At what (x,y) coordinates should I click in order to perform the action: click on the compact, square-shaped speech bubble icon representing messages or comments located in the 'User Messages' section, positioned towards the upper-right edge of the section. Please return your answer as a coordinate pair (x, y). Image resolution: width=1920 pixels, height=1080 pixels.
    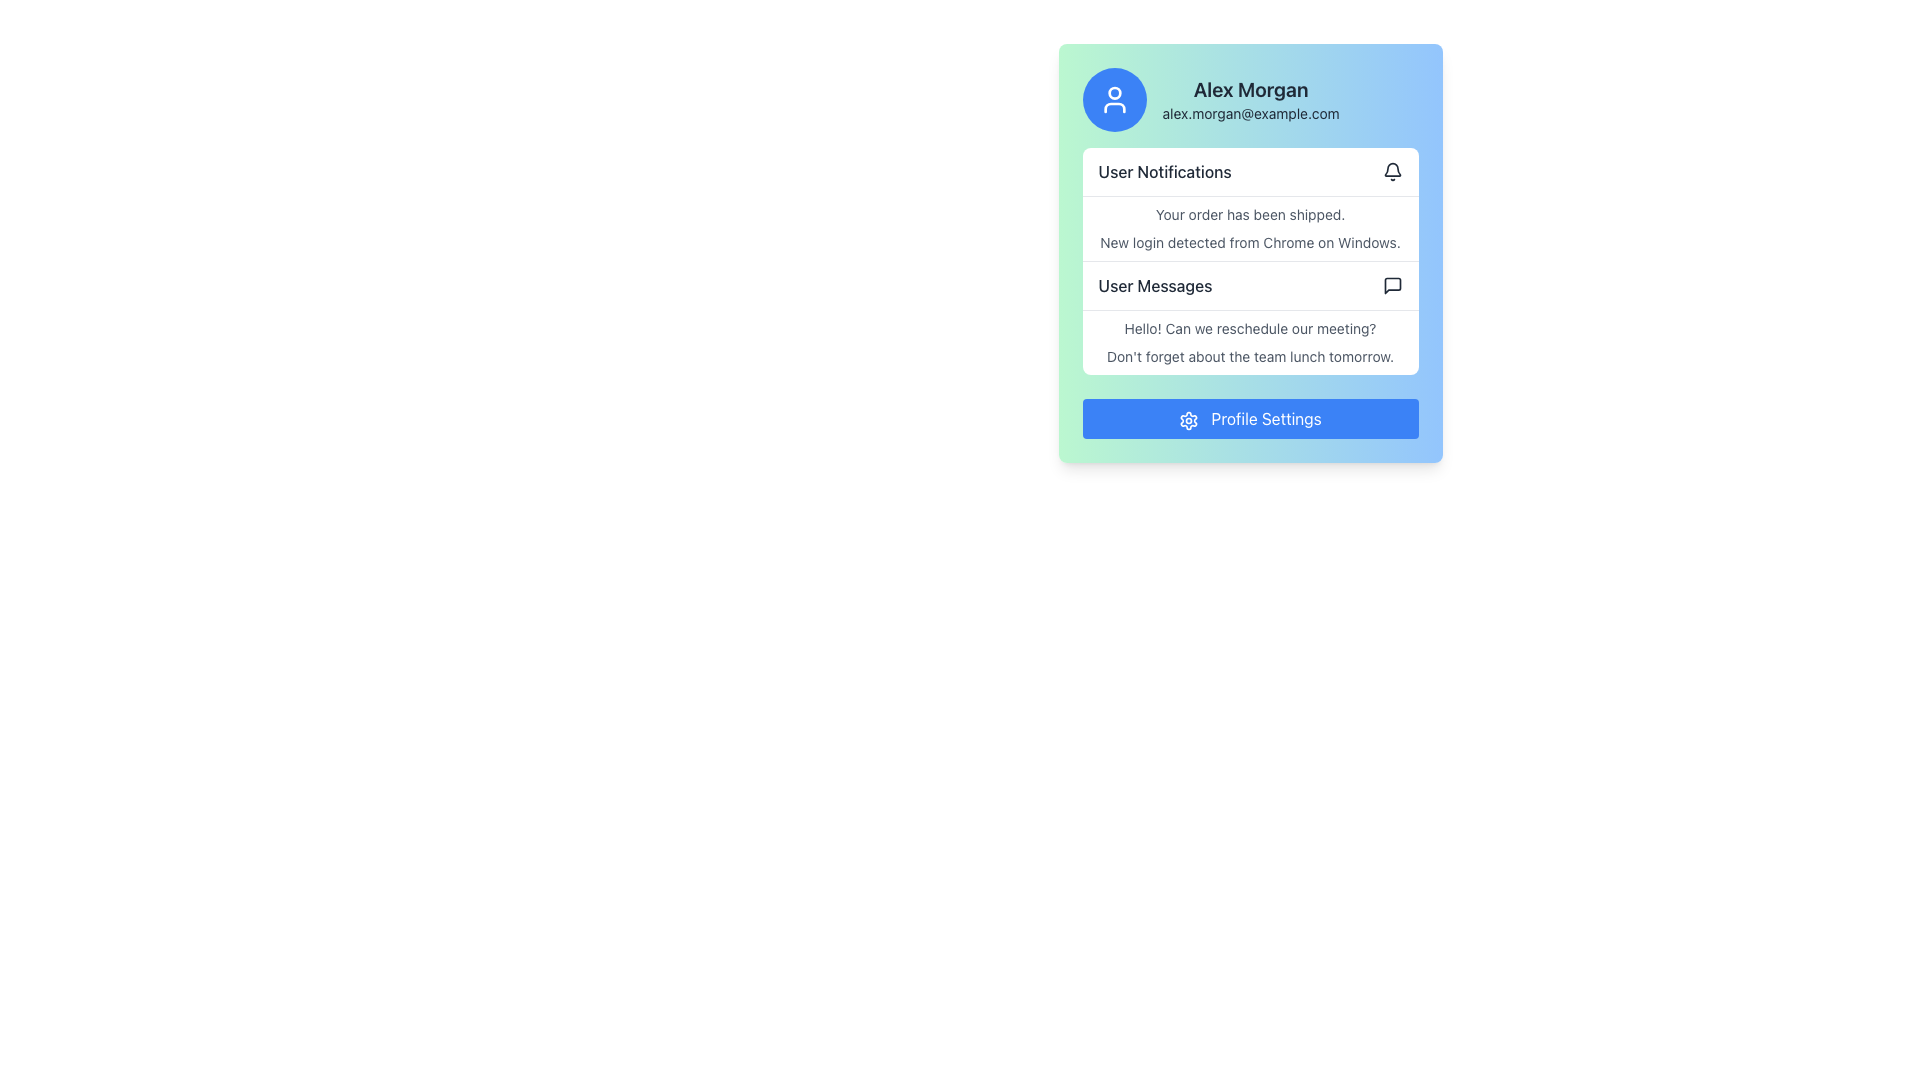
    Looking at the image, I should click on (1391, 285).